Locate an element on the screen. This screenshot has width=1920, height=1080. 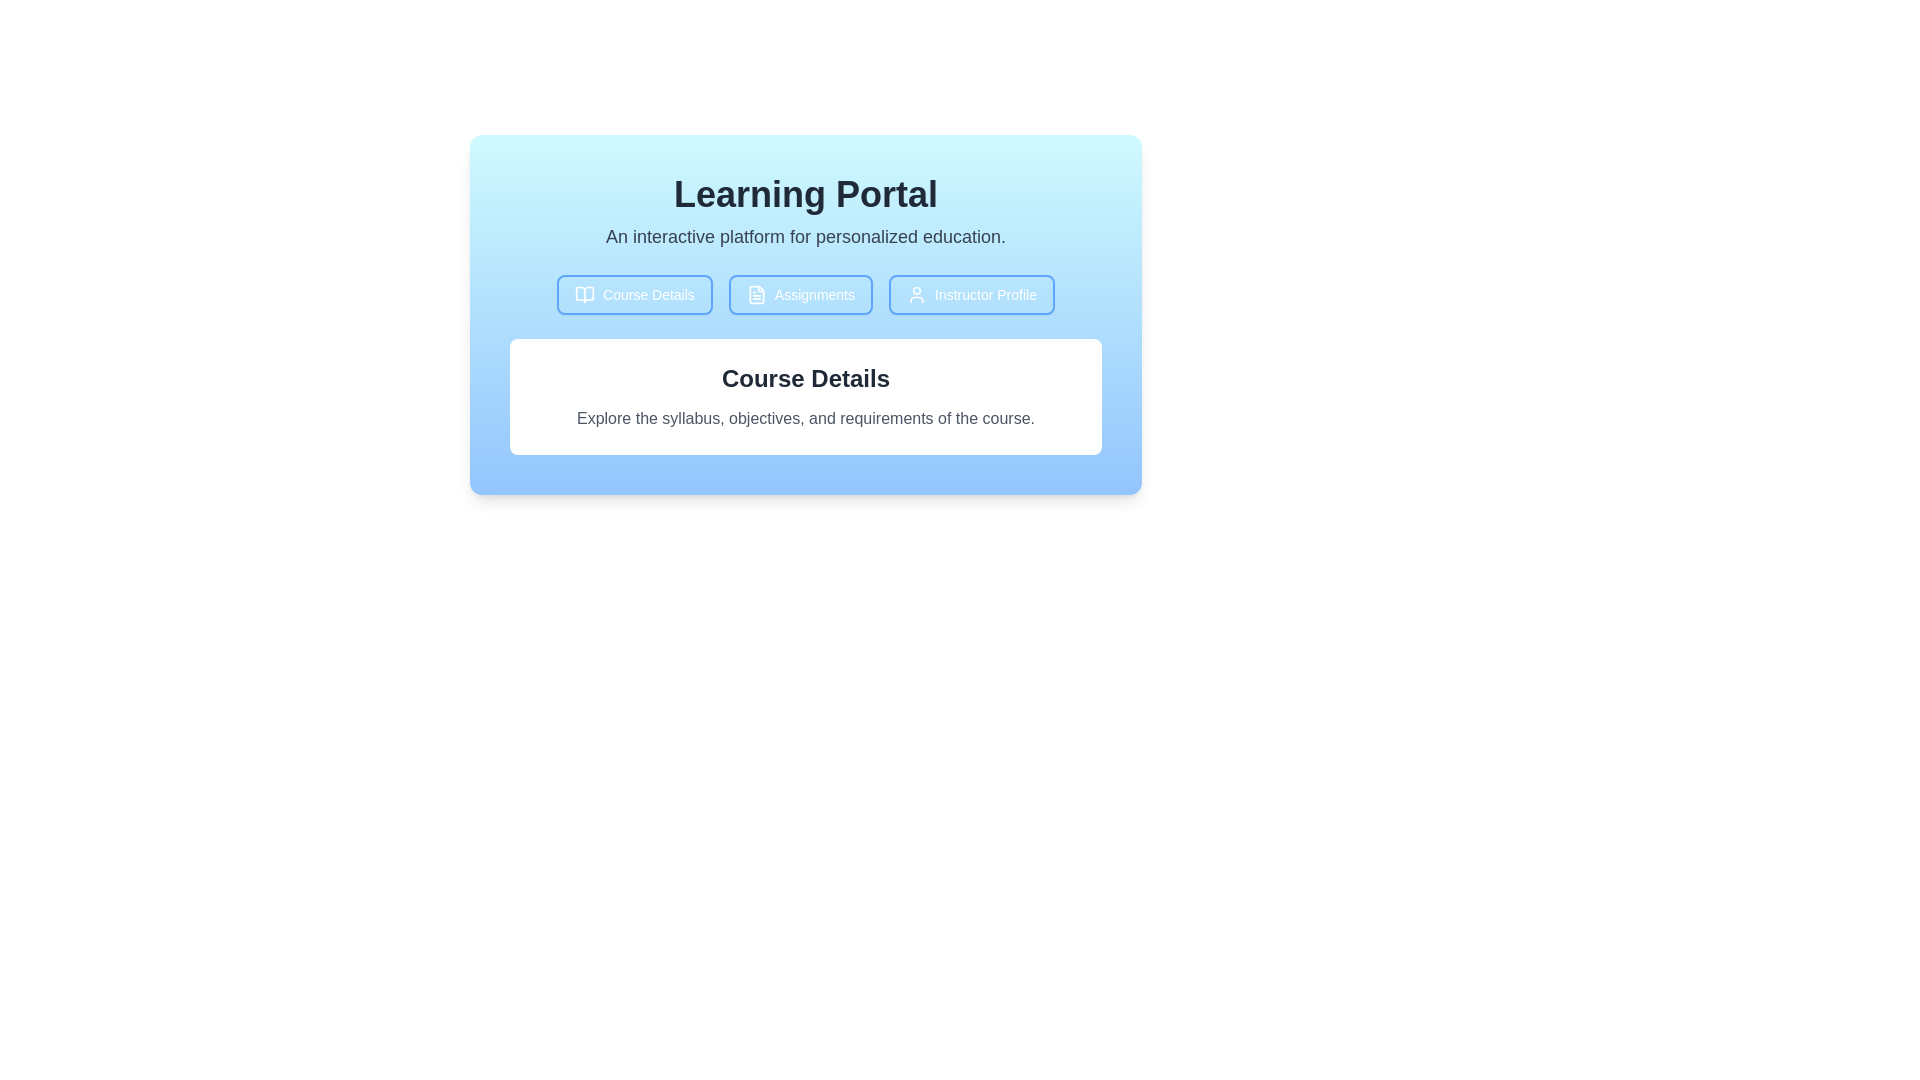
the Course Details tab is located at coordinates (633, 294).